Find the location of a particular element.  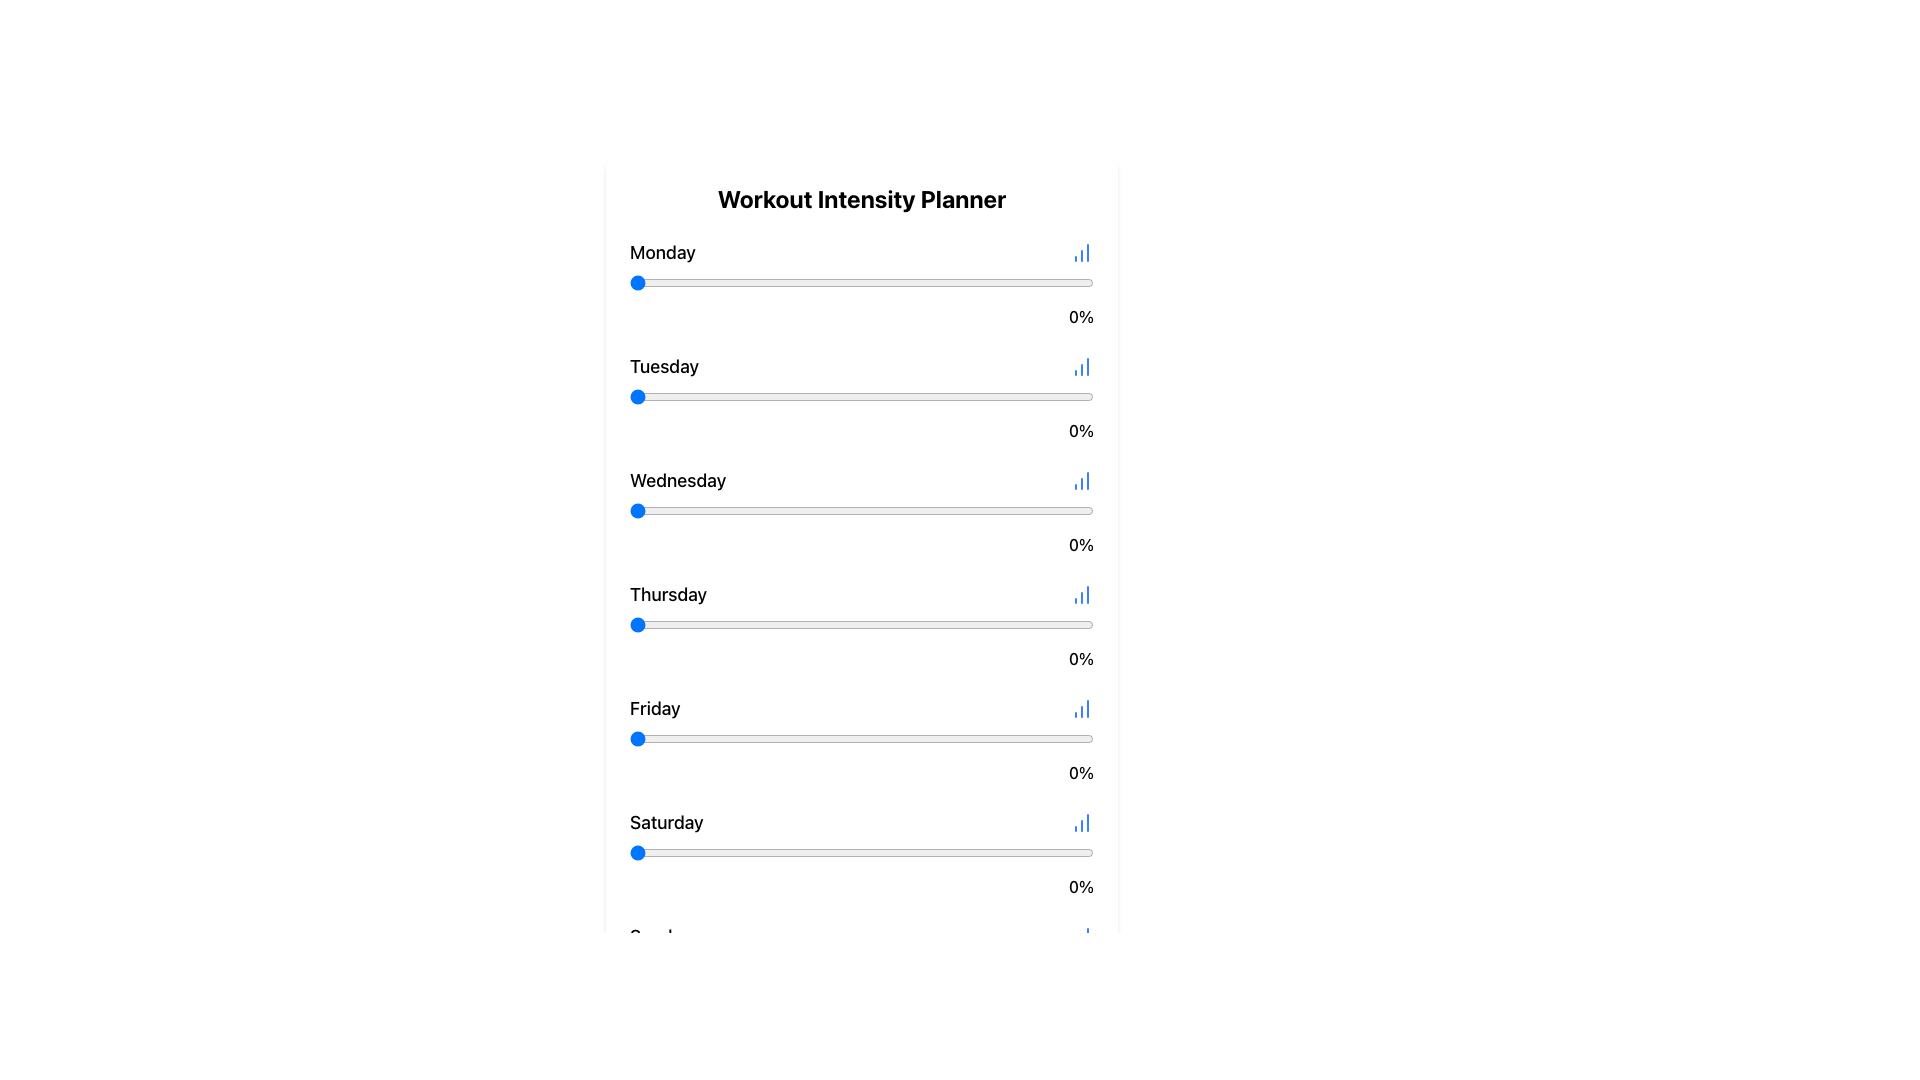

the workout intensity for Monday is located at coordinates (1033, 282).